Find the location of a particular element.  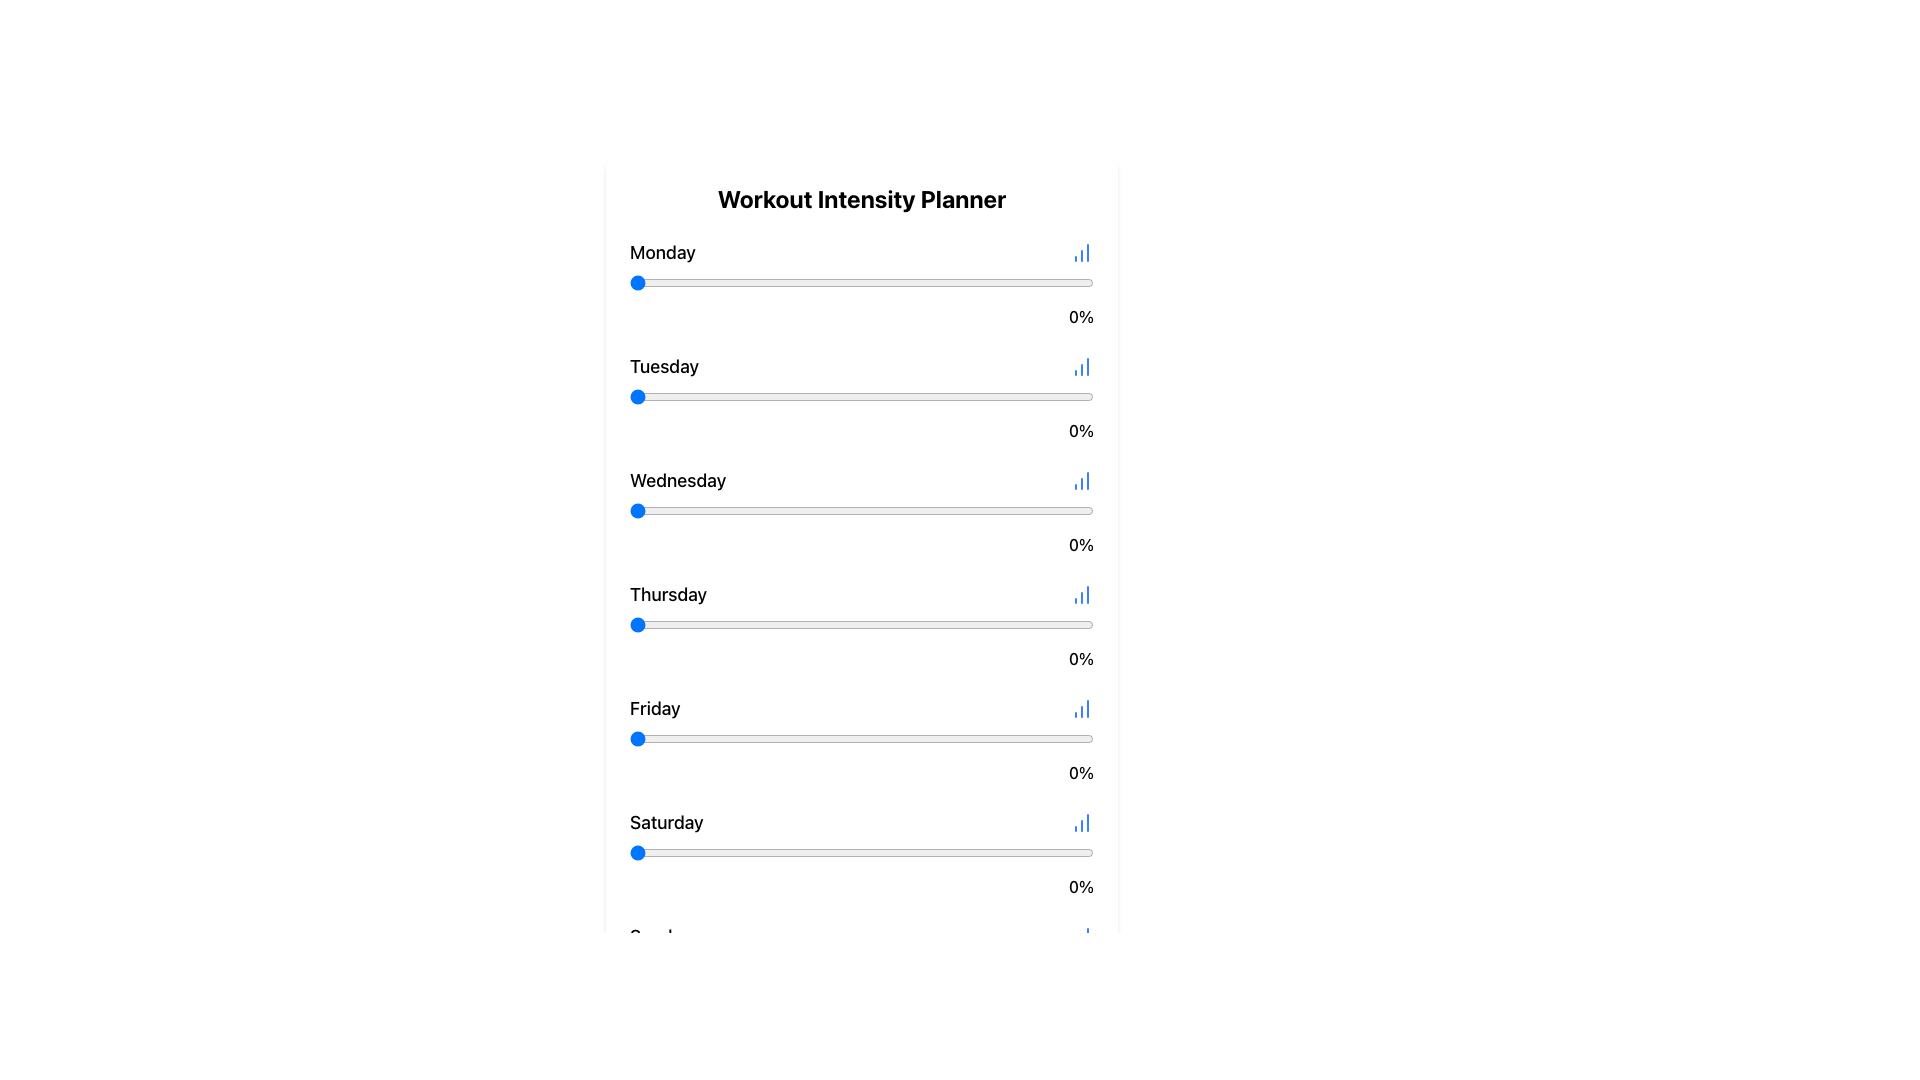

the workout intensity for Monday is located at coordinates (1033, 282).